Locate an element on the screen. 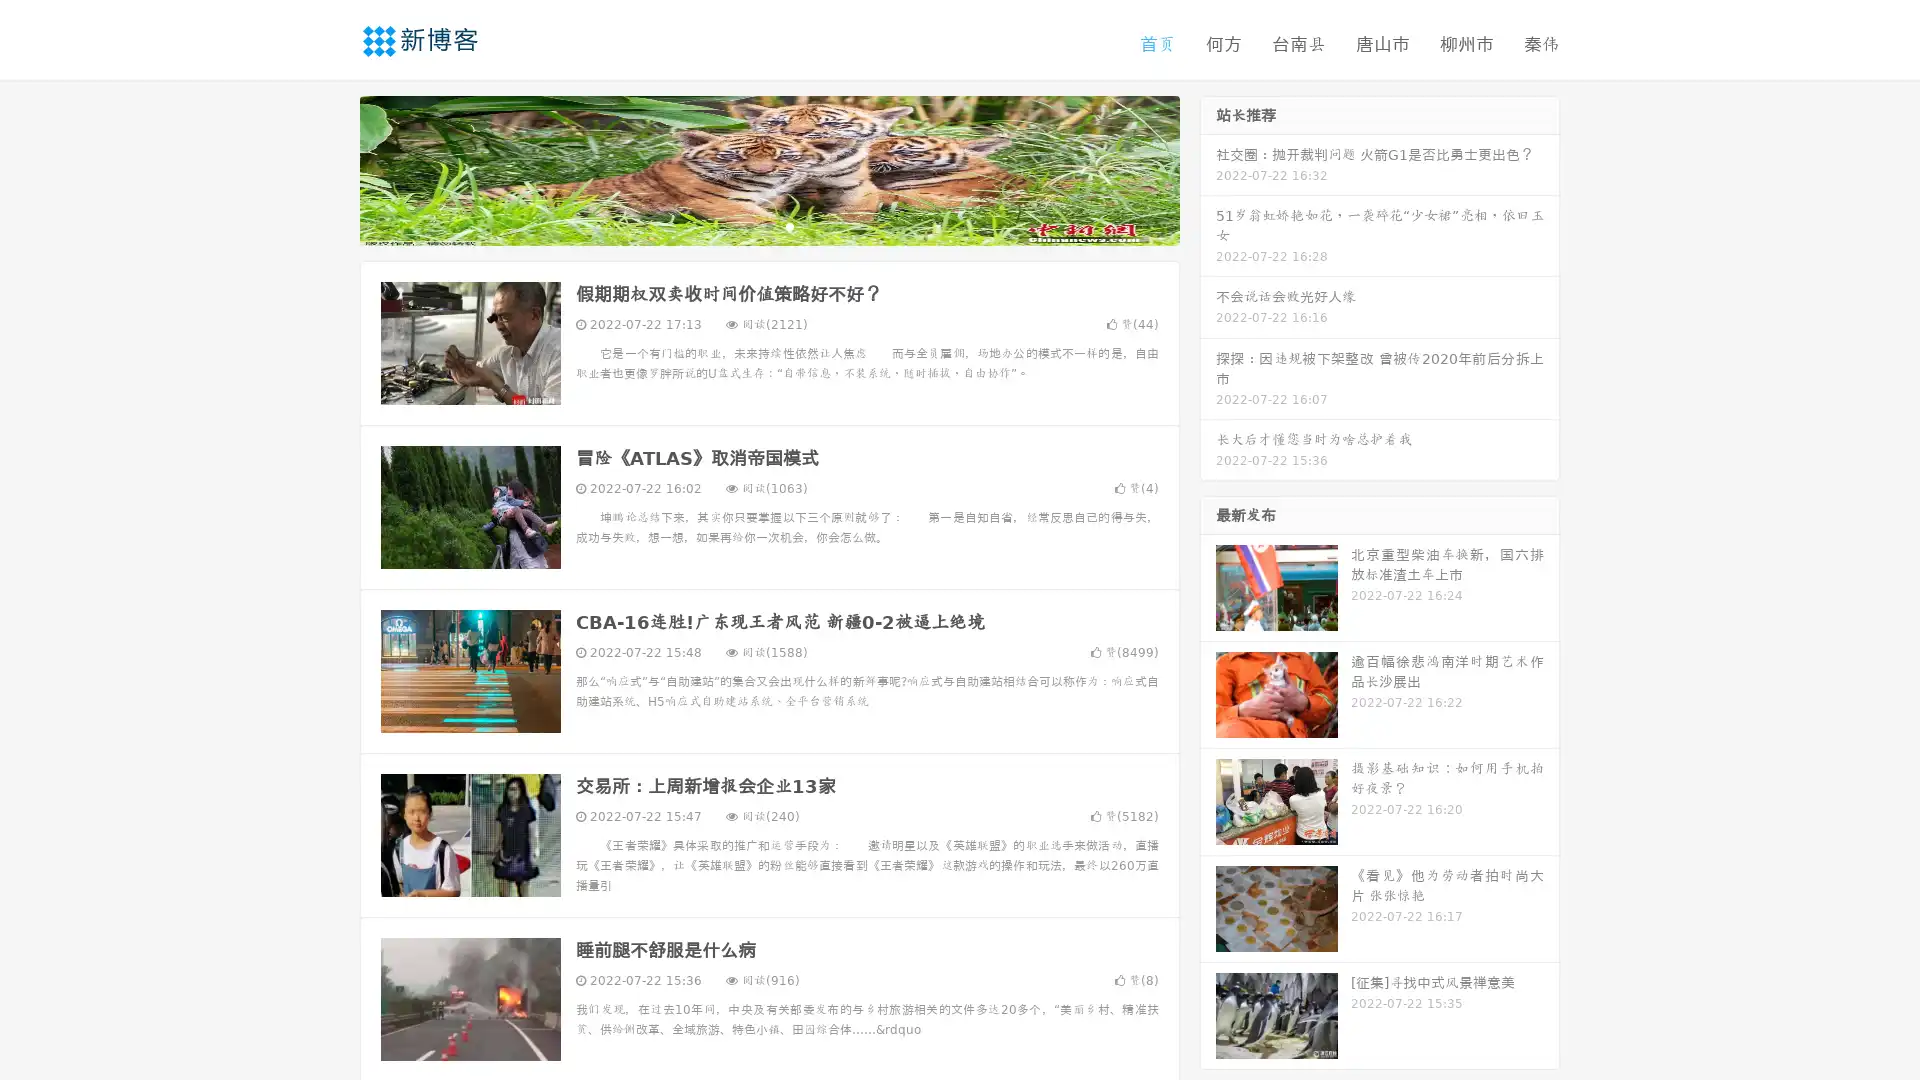  Go to slide 2 is located at coordinates (768, 225).